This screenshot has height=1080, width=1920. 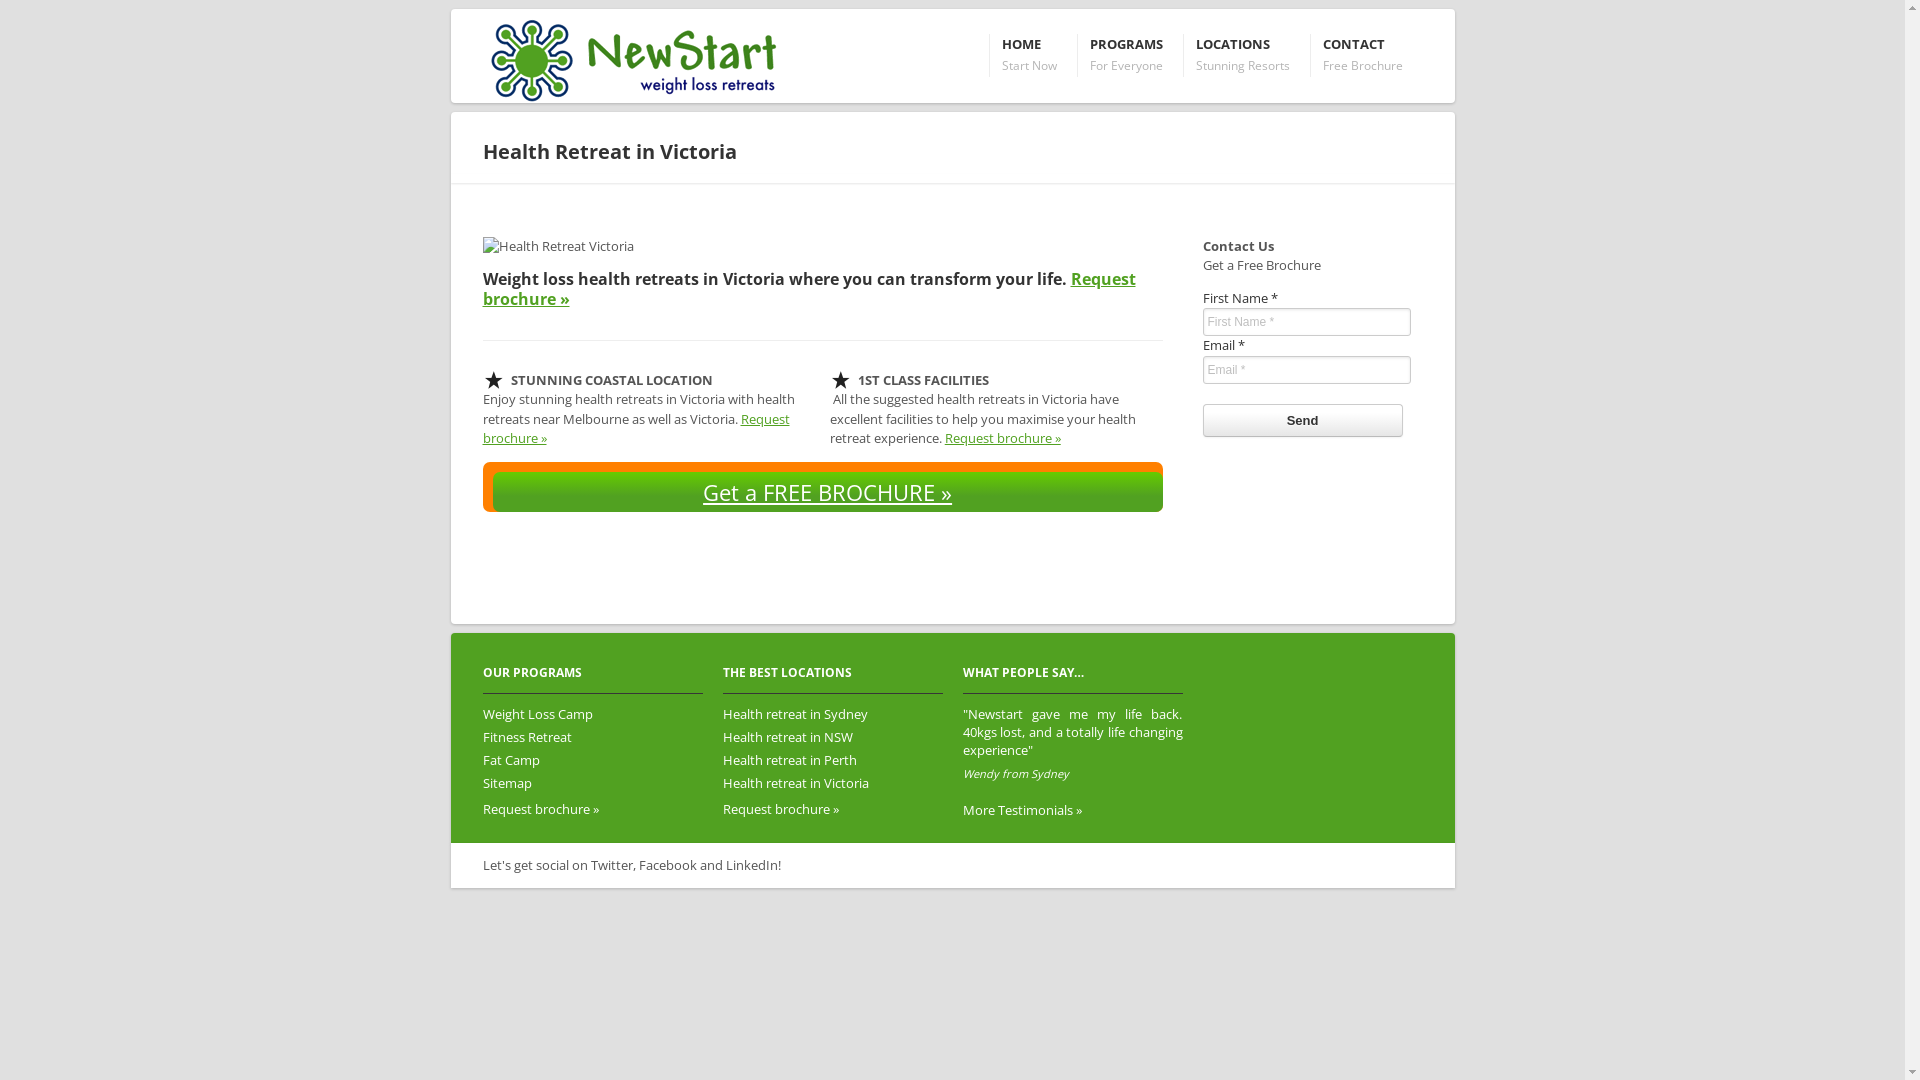 What do you see at coordinates (1028, 54) in the screenshot?
I see `'HOME` at bounding box center [1028, 54].